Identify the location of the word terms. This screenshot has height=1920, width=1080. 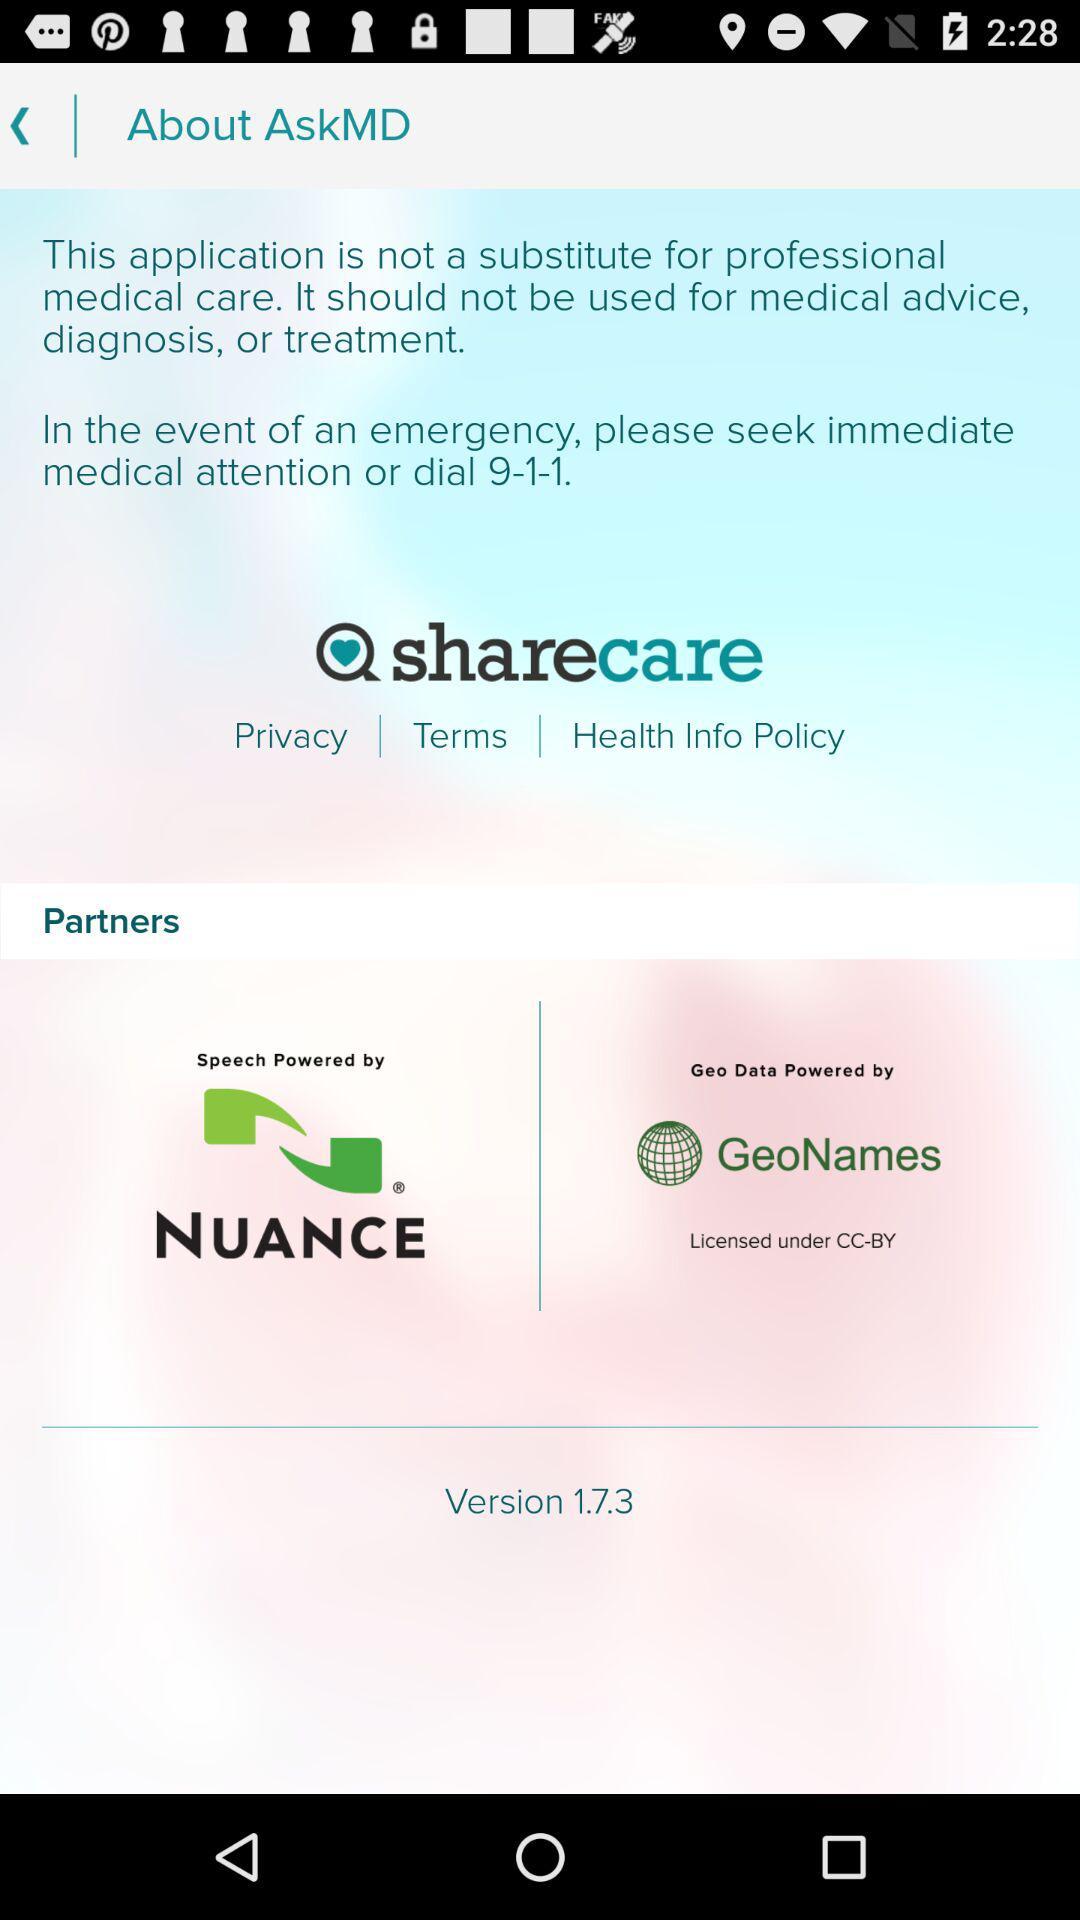
(460, 735).